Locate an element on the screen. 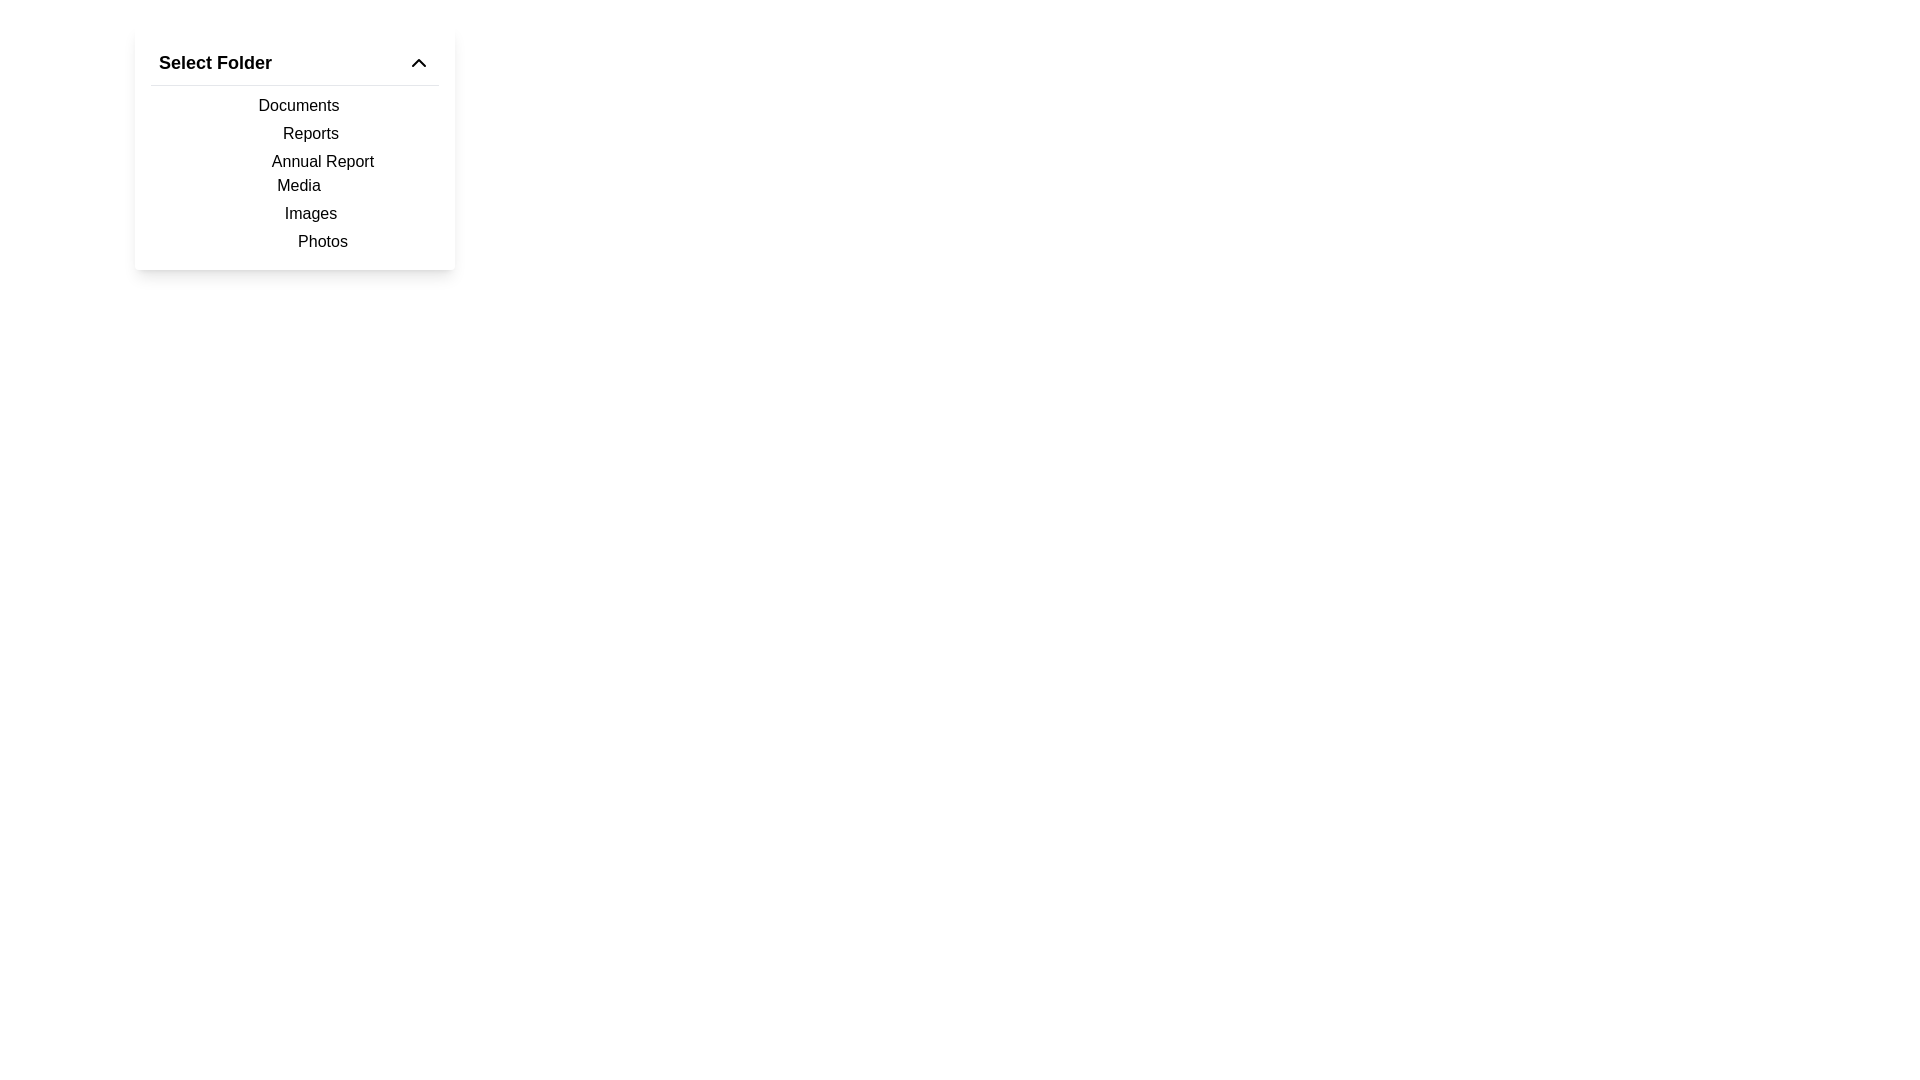 Image resolution: width=1920 pixels, height=1080 pixels. the 'Reports' text label in the selectable menu list is located at coordinates (310, 134).